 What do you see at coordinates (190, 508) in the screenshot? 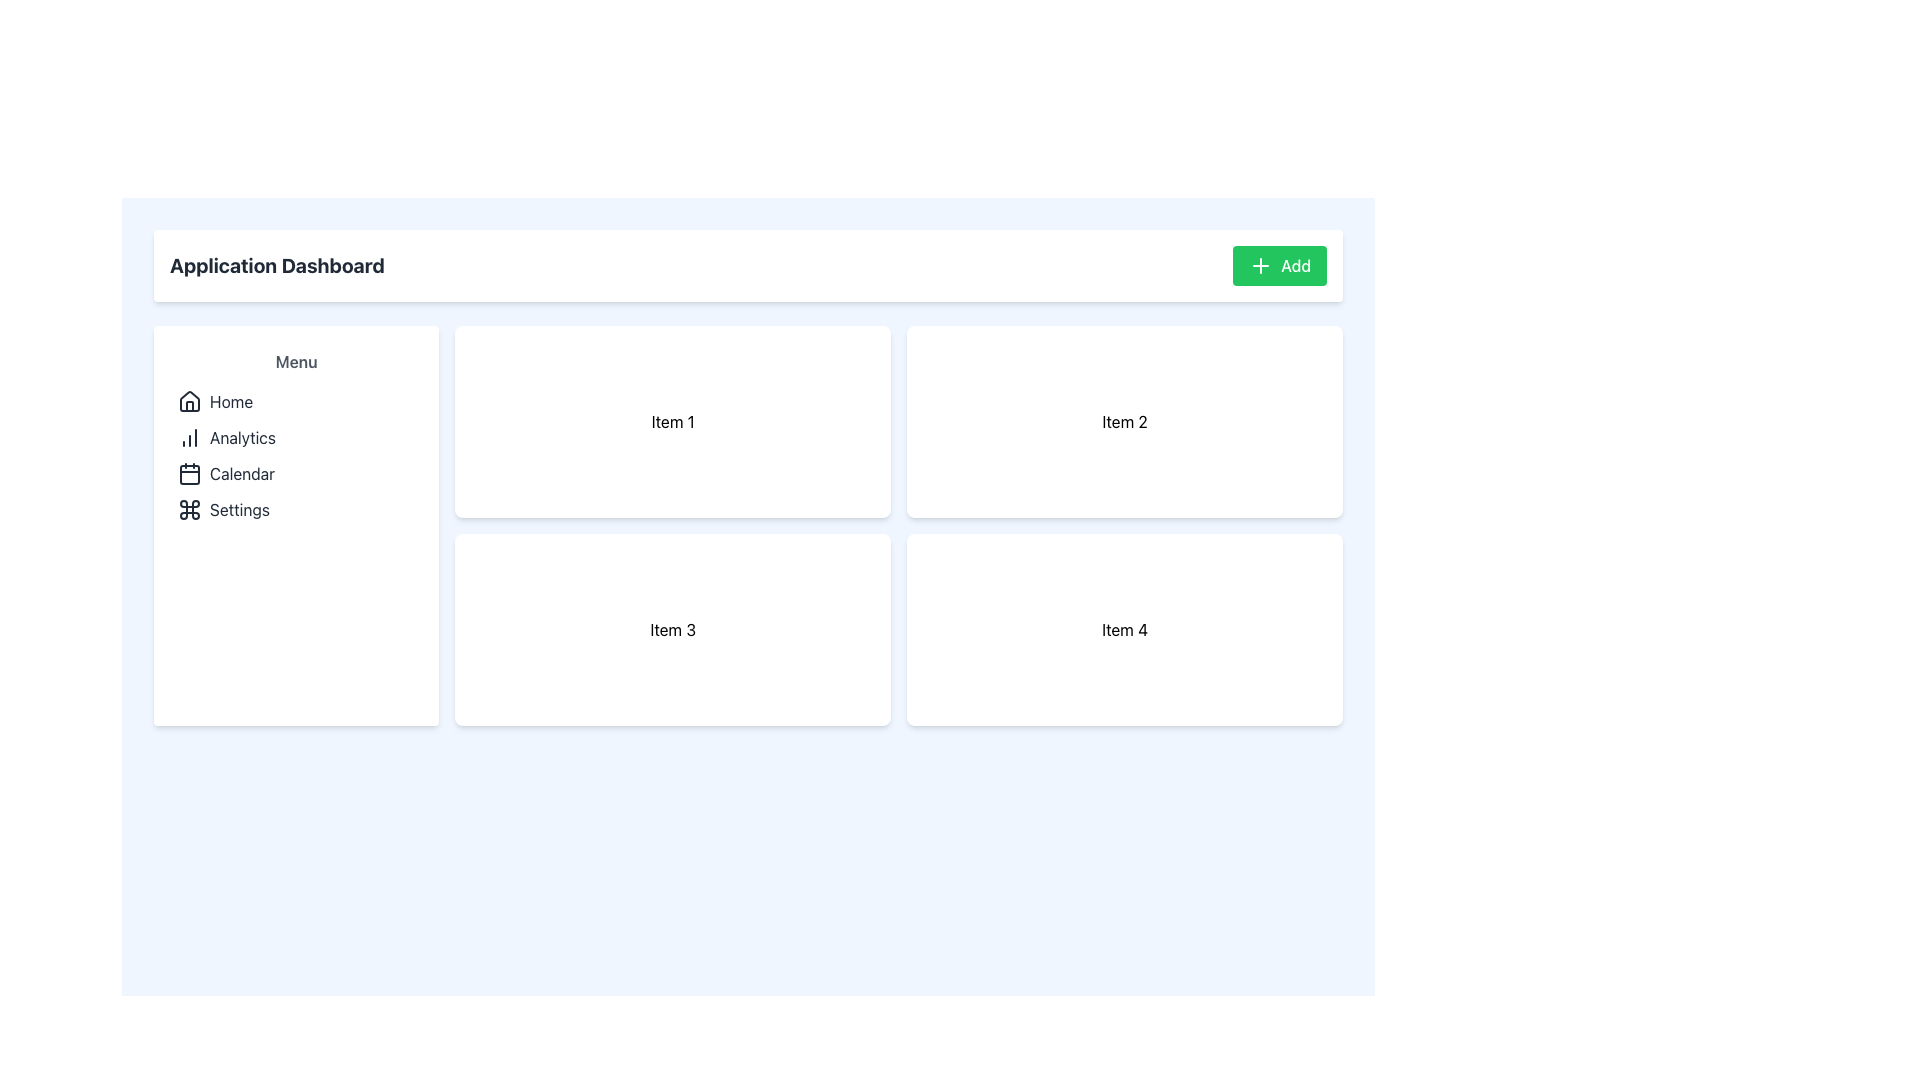
I see `the 'Settings' icon in the sidebar menu, which symbolizes a four-leaf clover with a cross in the center and rounded square components at the ends of the arms` at bounding box center [190, 508].